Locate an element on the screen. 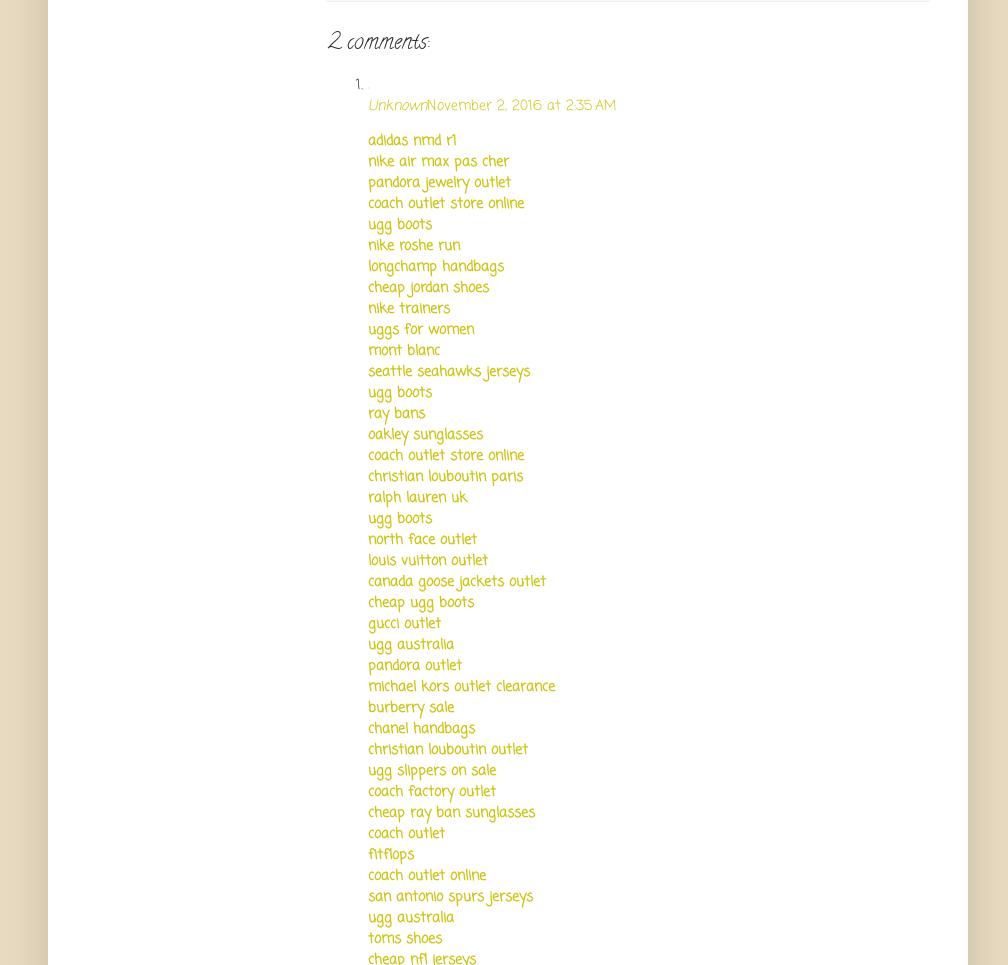  'fitflops' is located at coordinates (391, 853).